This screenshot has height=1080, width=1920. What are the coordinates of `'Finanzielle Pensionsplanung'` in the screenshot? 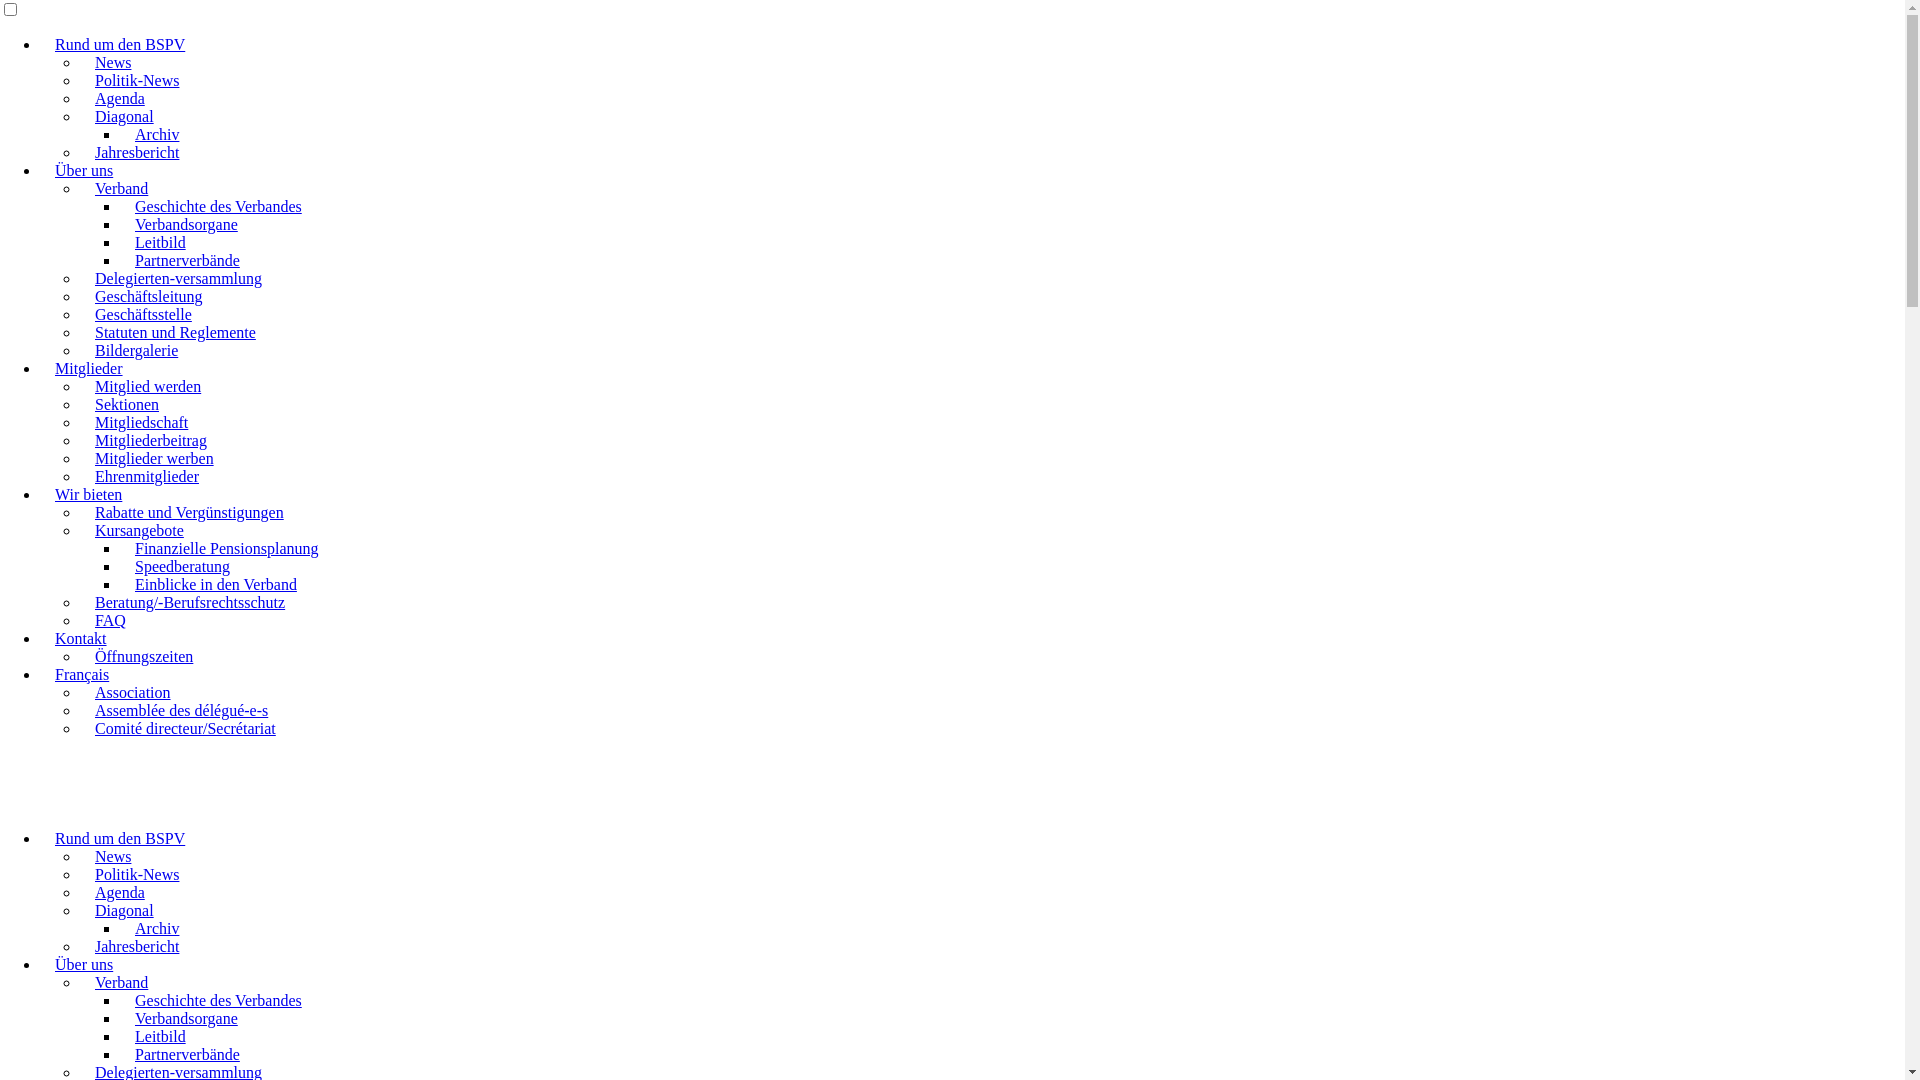 It's located at (226, 548).